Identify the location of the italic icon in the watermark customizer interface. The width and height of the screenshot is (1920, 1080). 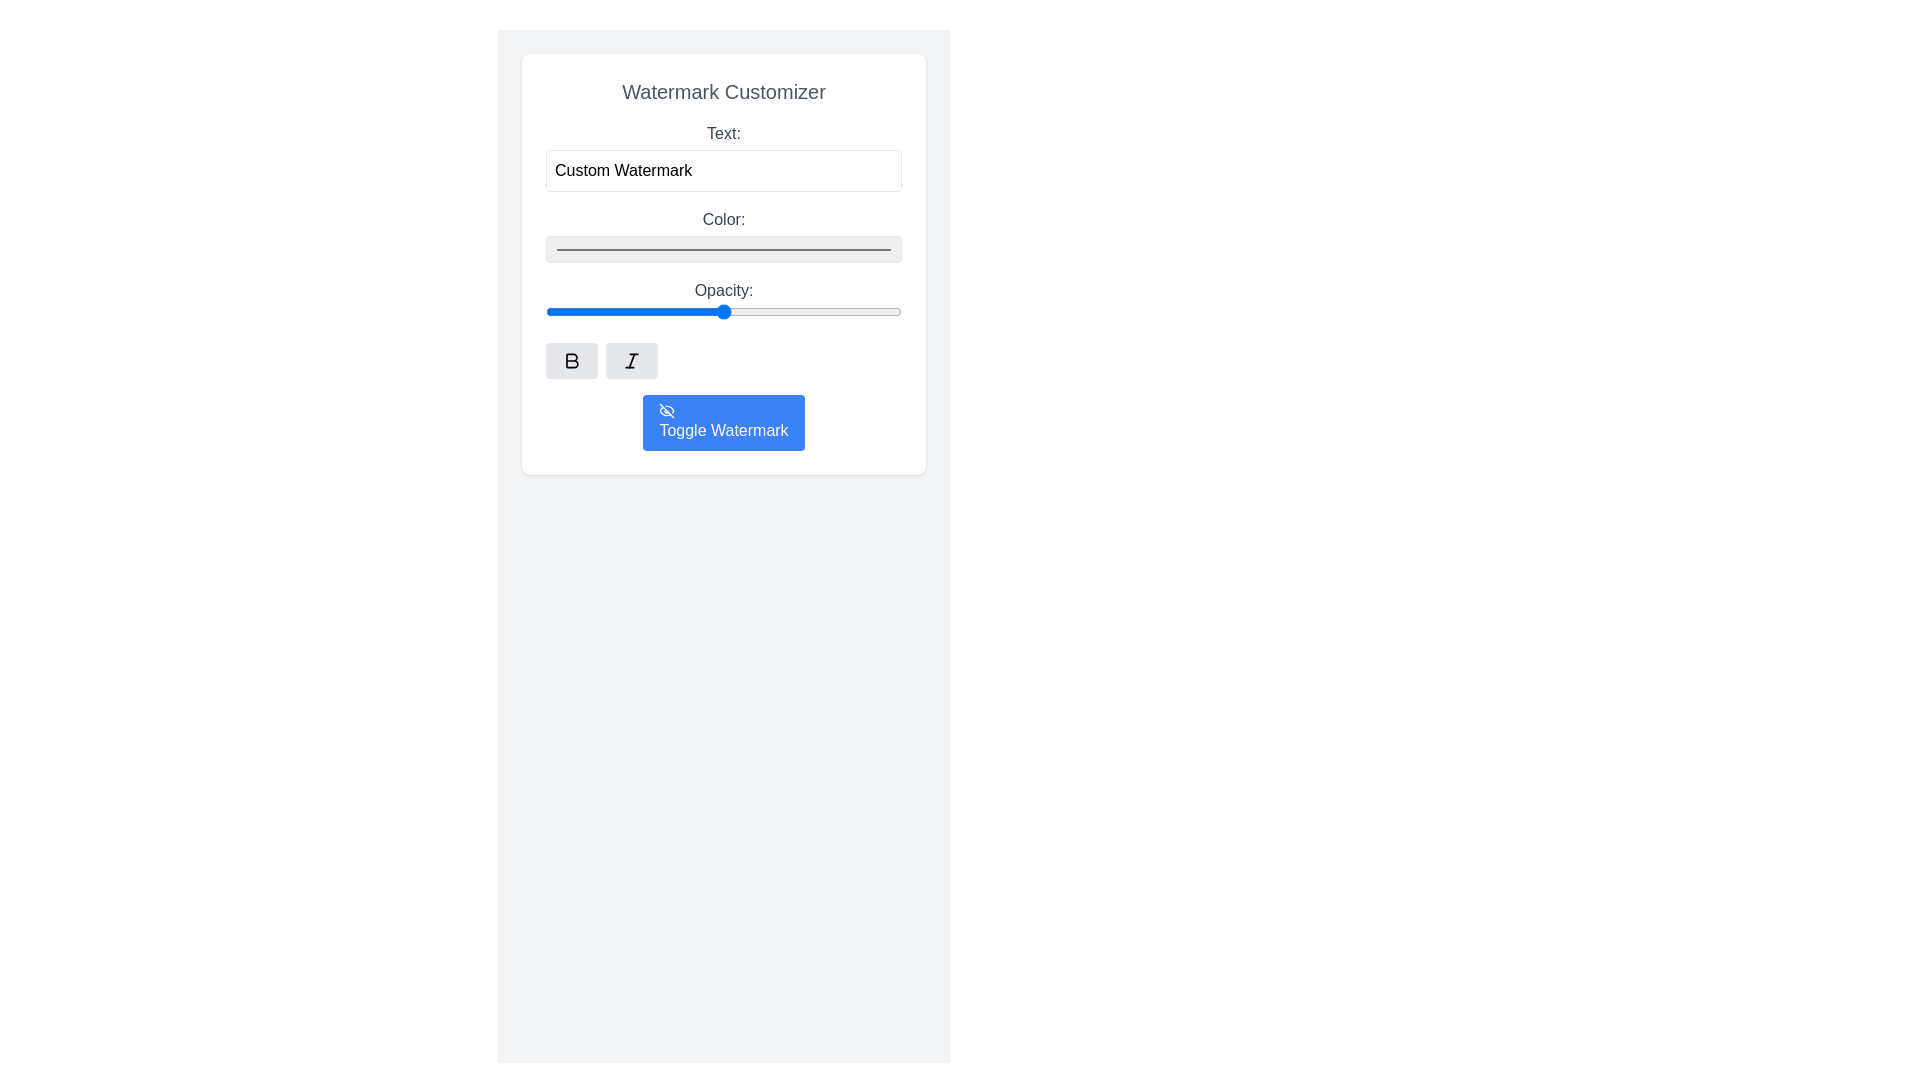
(631, 361).